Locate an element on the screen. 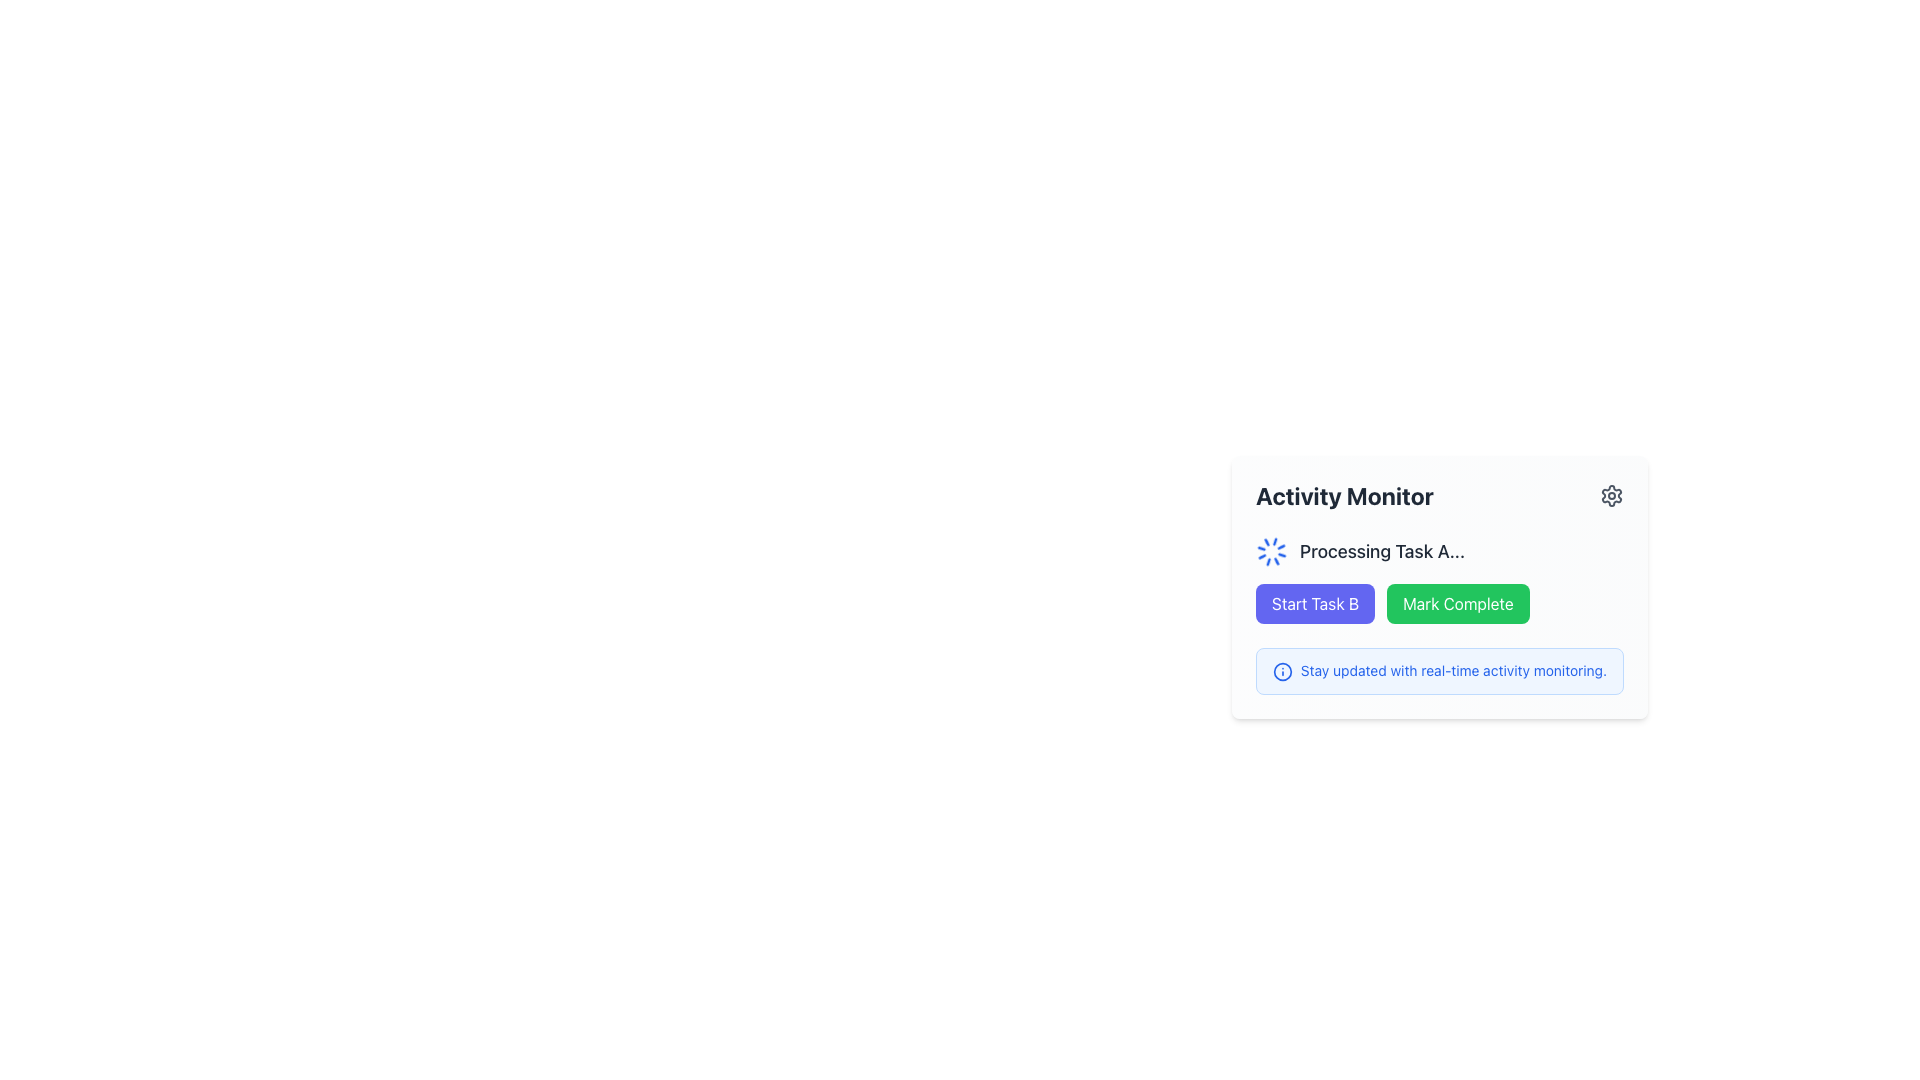 The width and height of the screenshot is (1920, 1080). the settings icon located in the top-right corner of the 'Activity Monitor' section is located at coordinates (1612, 495).